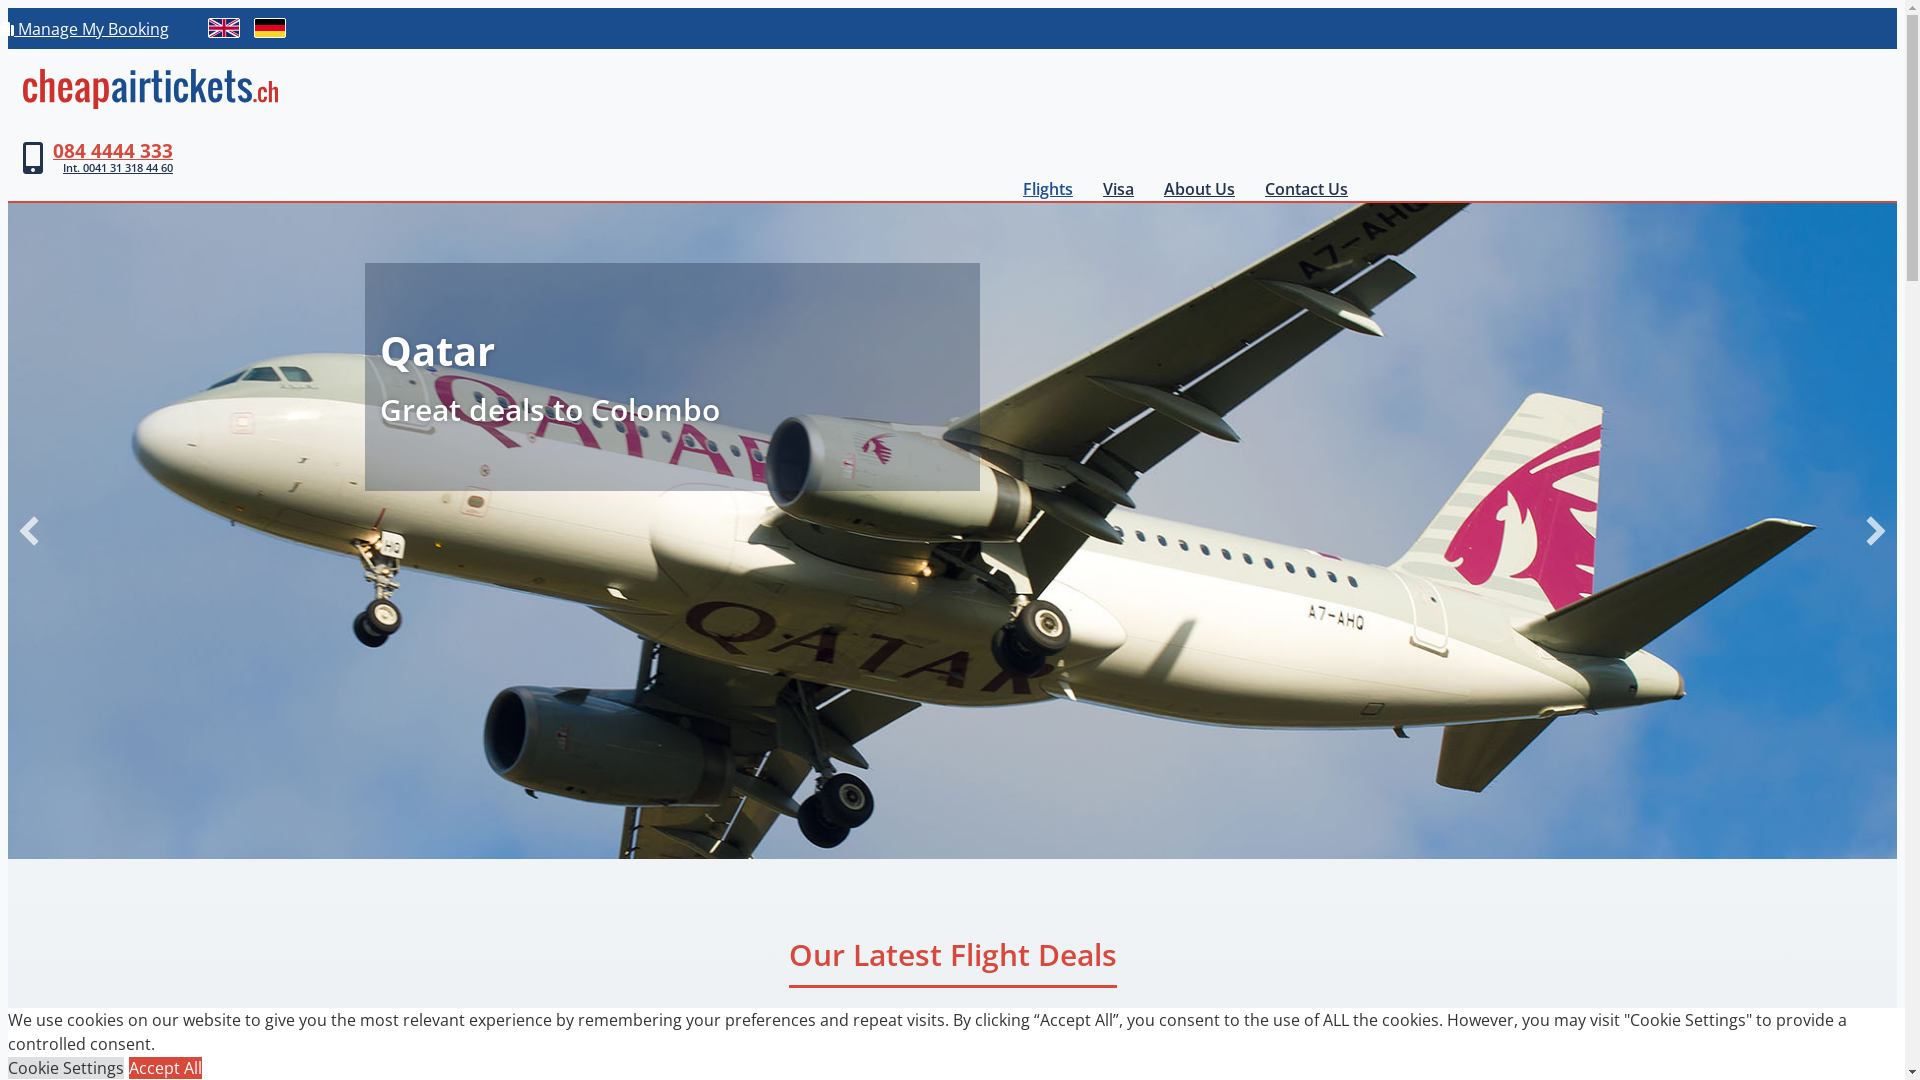  Describe the element at coordinates (1306, 189) in the screenshot. I see `'Contact Us'` at that location.